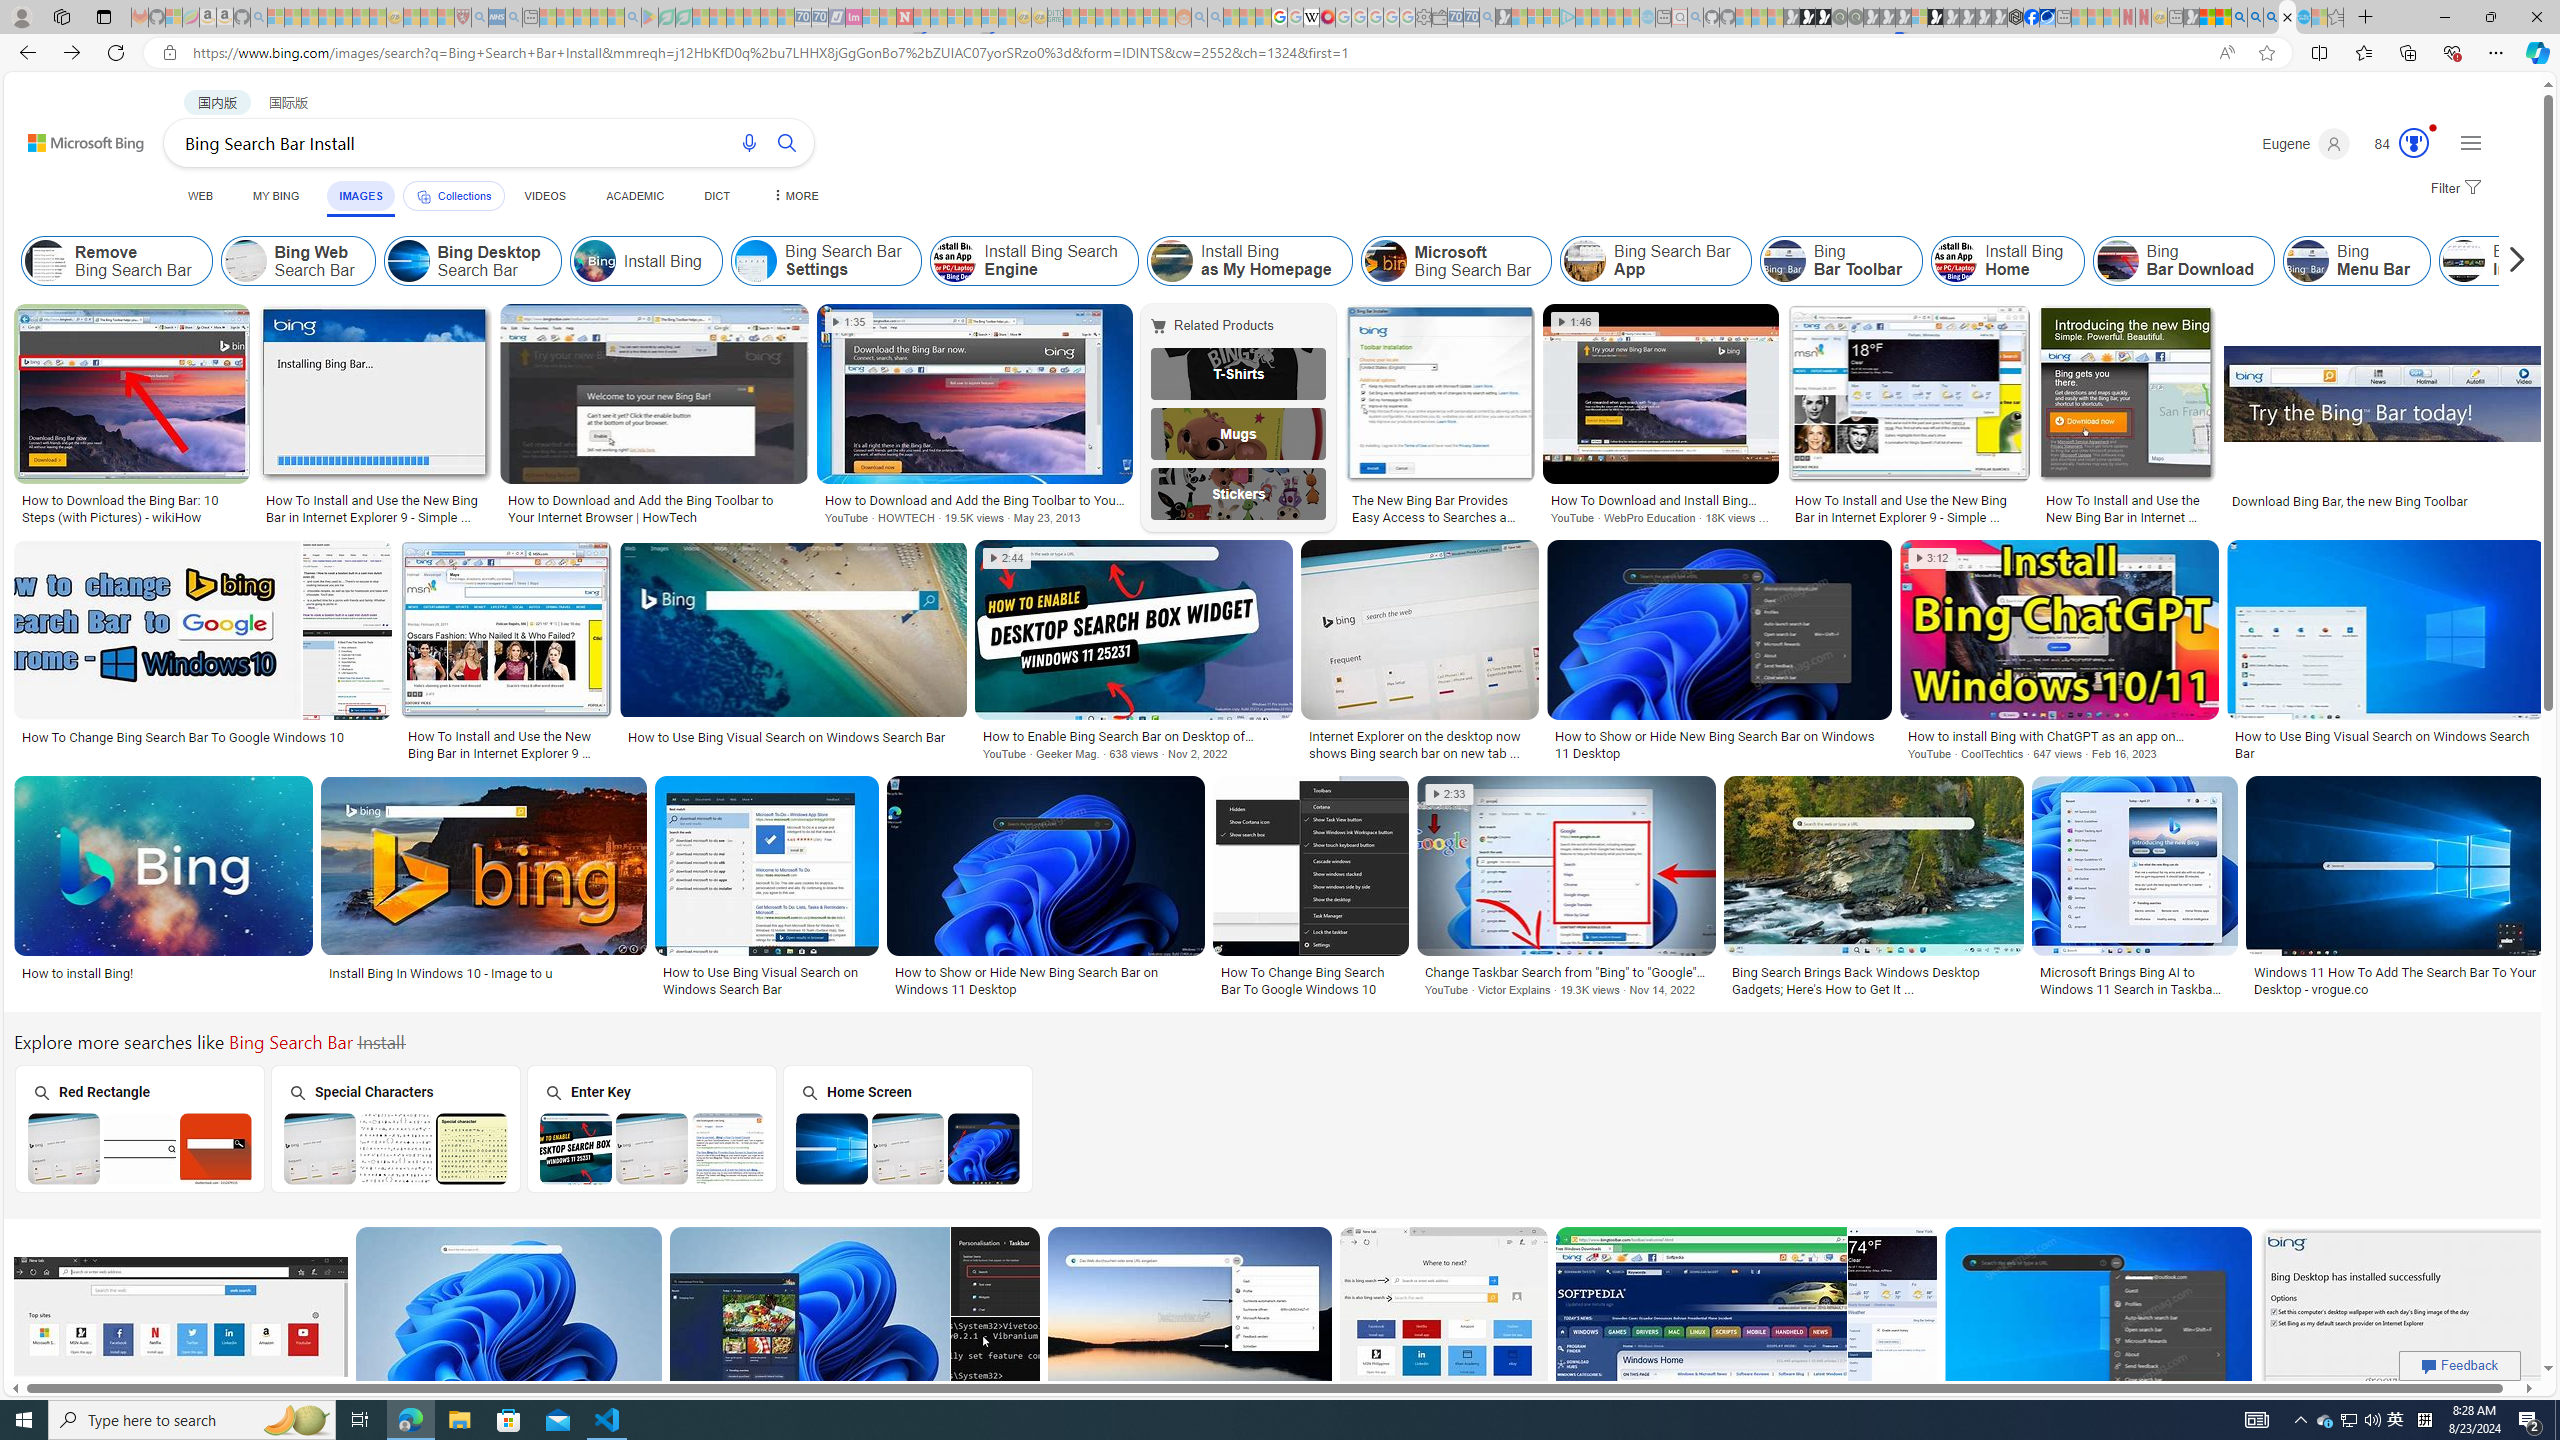 Image resolution: width=2560 pixels, height=1440 pixels. I want to click on '2009 Bing officially replaced Live Search on June 3 - Search', so click(2255, 16).